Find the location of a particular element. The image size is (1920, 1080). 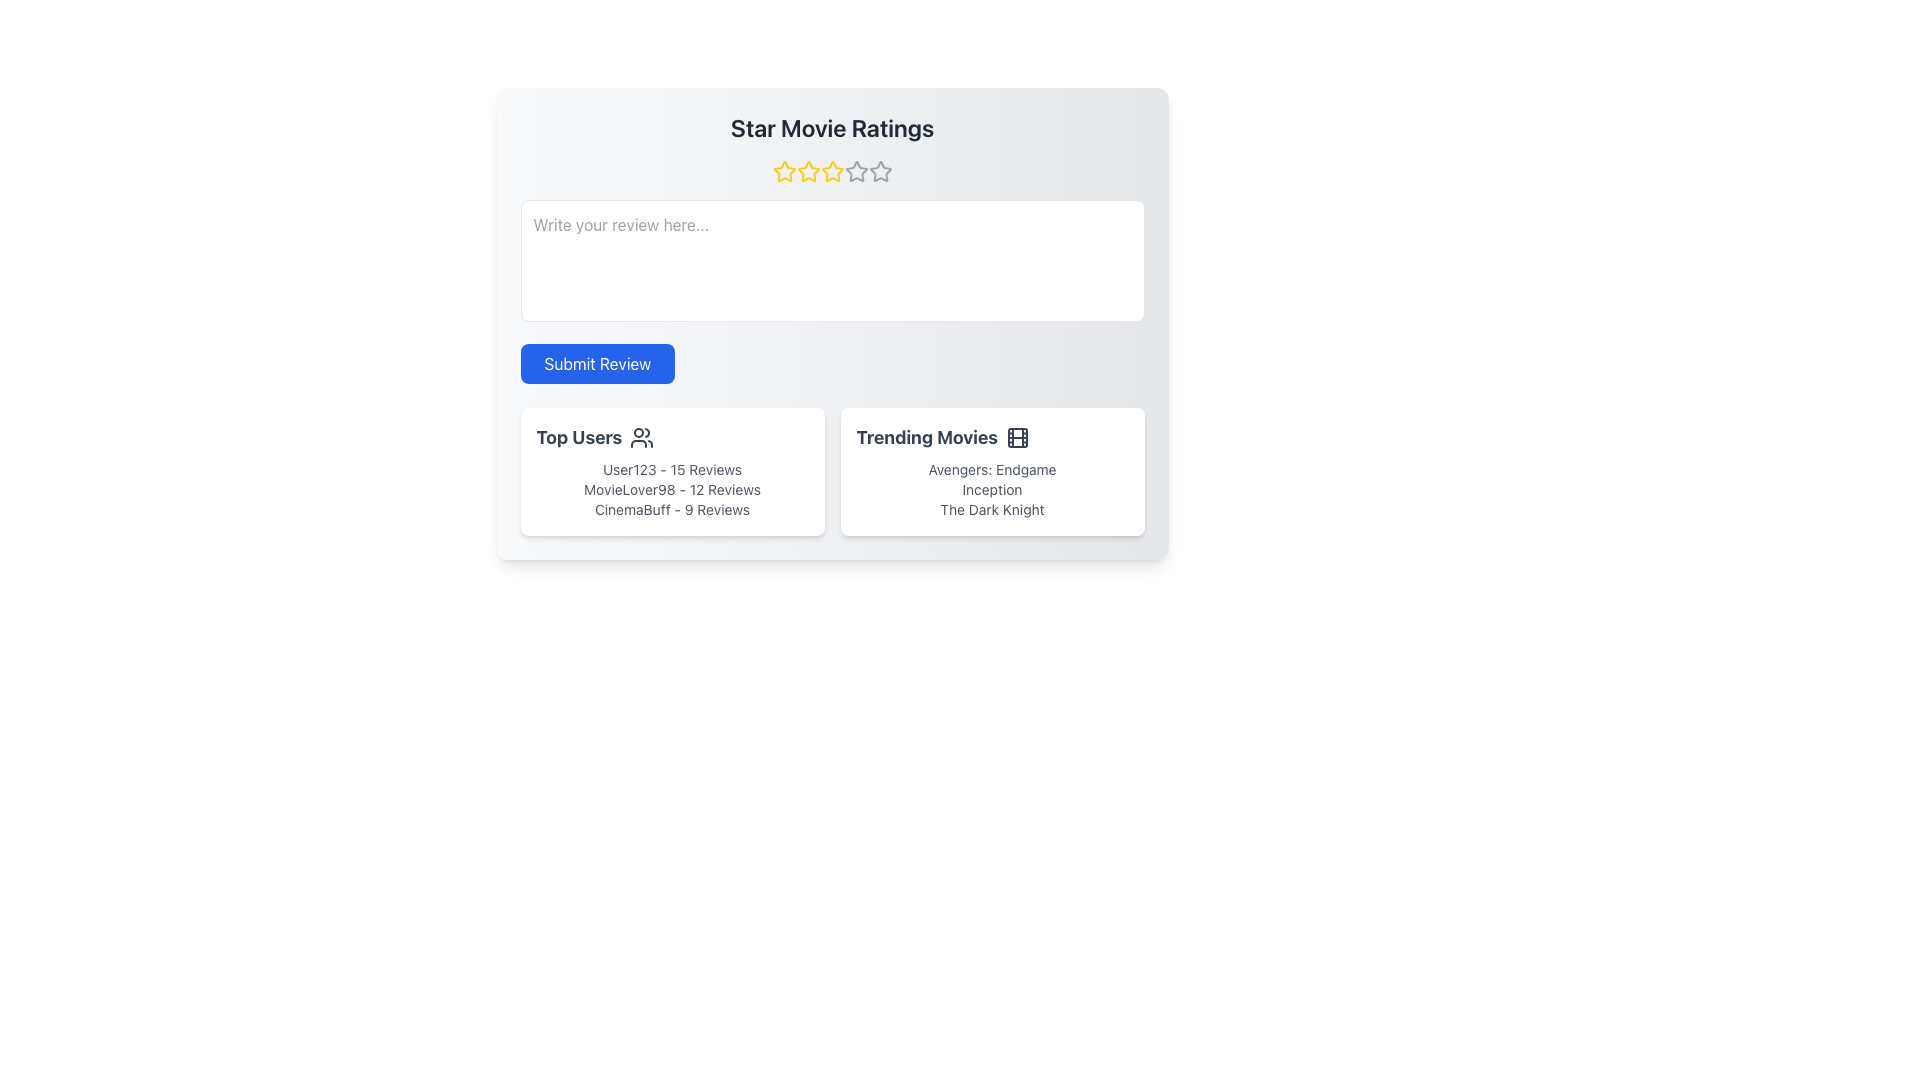

the submission button for user reviews located centrally in the lower part of the 'Star Movie Ratings' card, positioned below the review text area and above the 'Top Users' and 'Trending Movies' sections is located at coordinates (596, 363).